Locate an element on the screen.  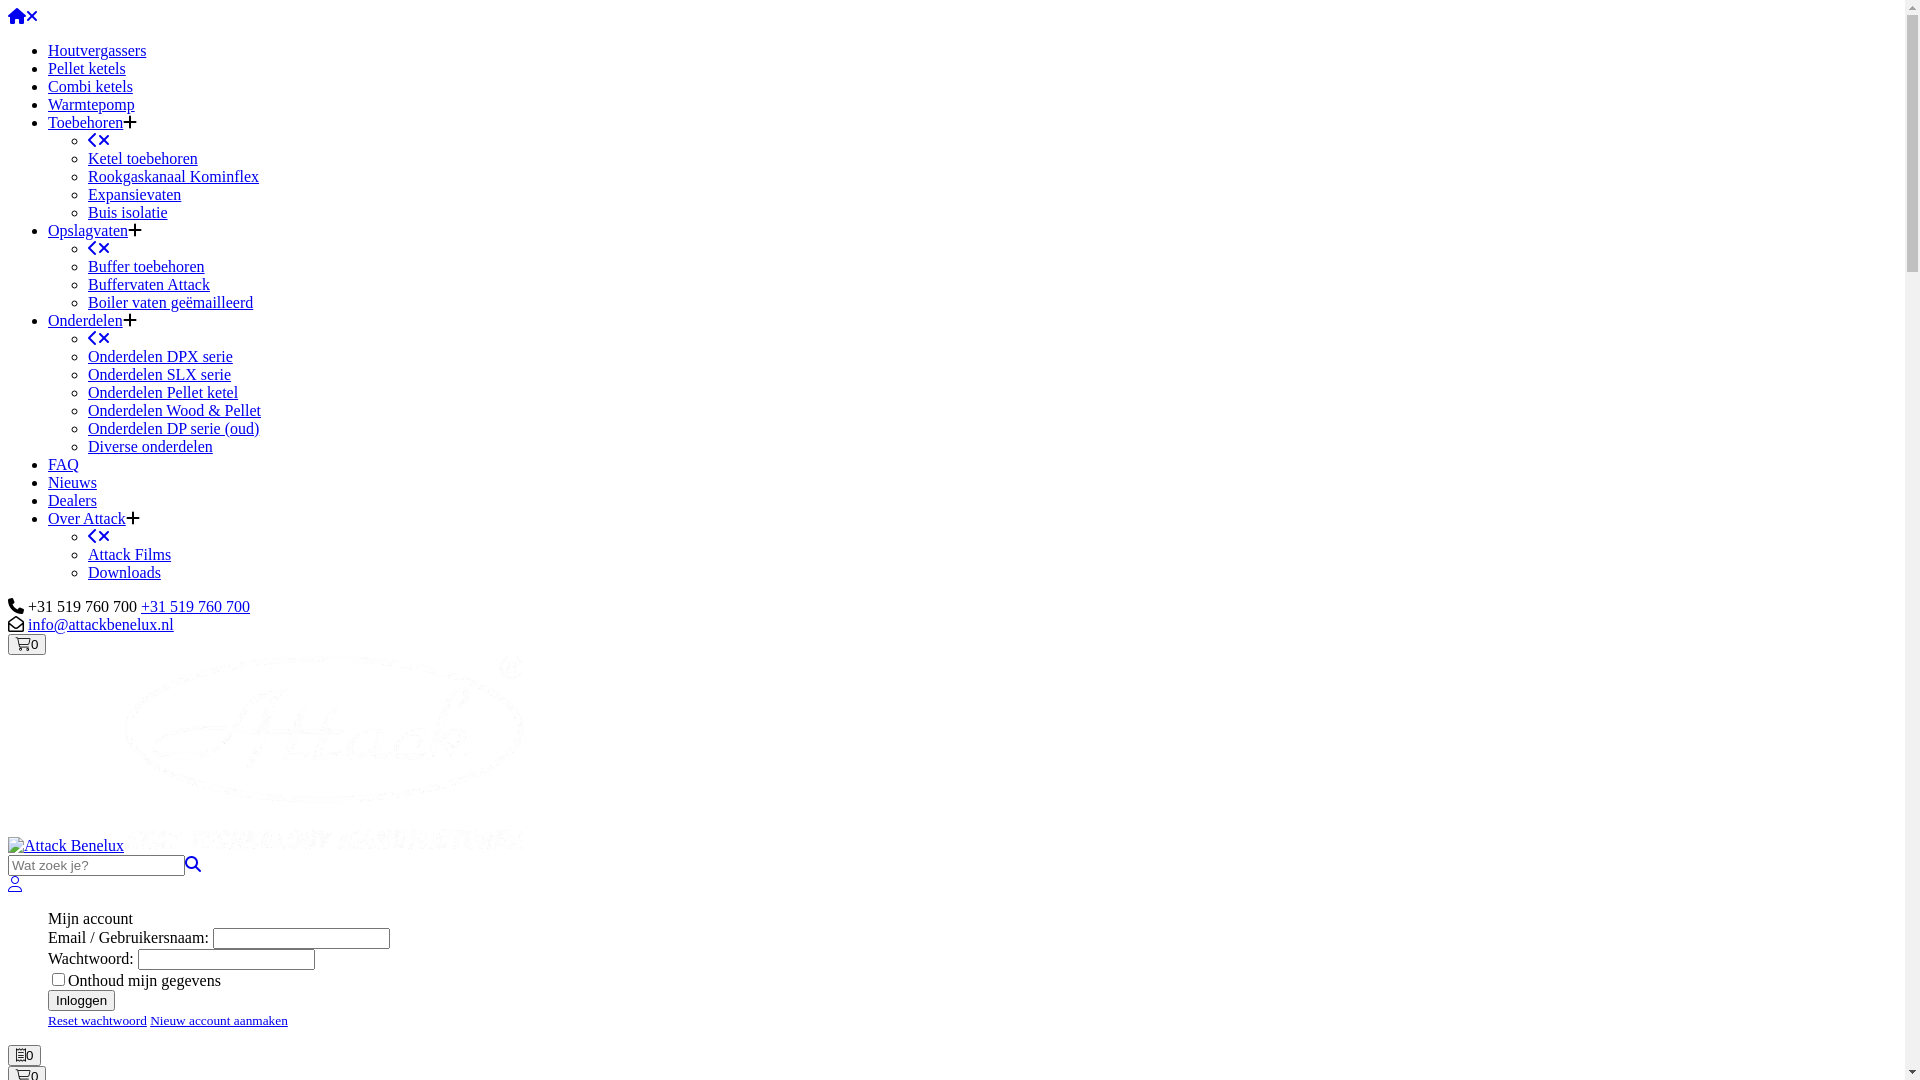
'Onderdelen SLX serie' is located at coordinates (158, 374).